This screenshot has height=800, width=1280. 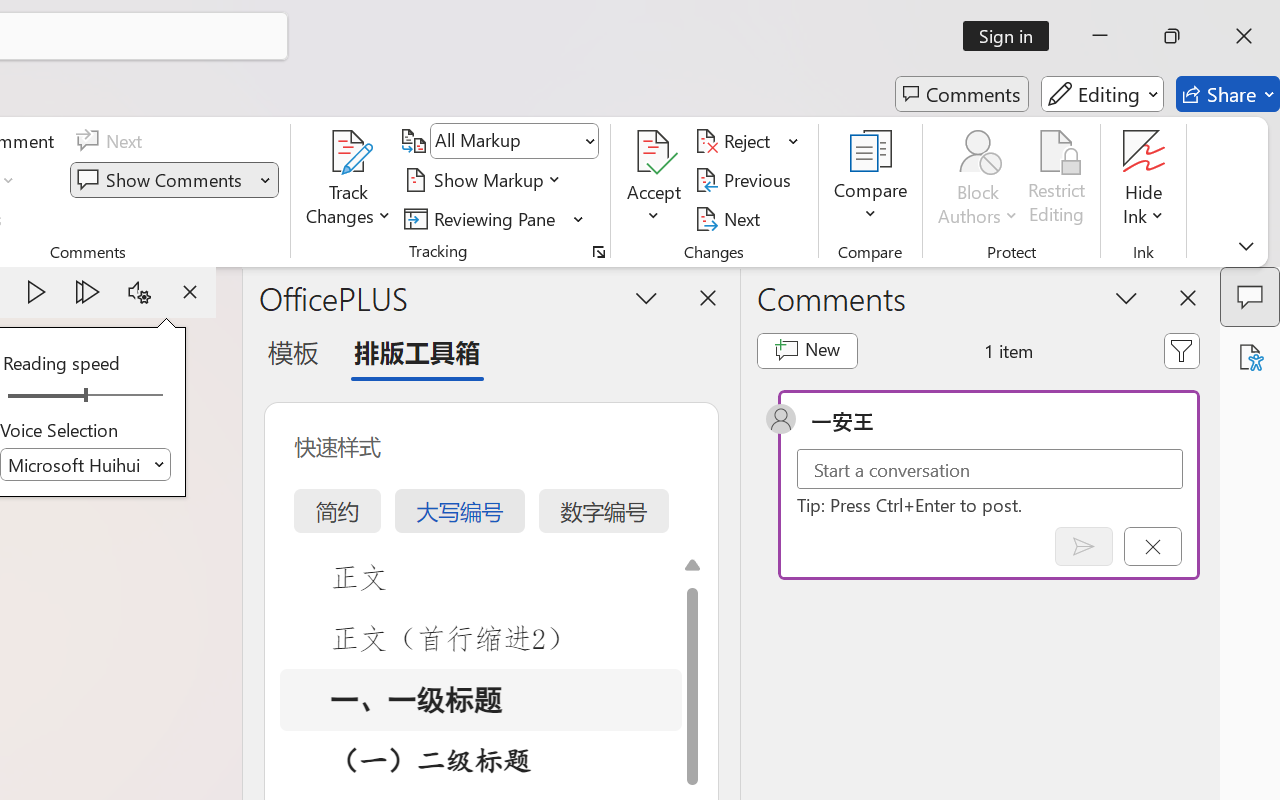 I want to click on 'Accept and Move to Next', so click(x=654, y=151).